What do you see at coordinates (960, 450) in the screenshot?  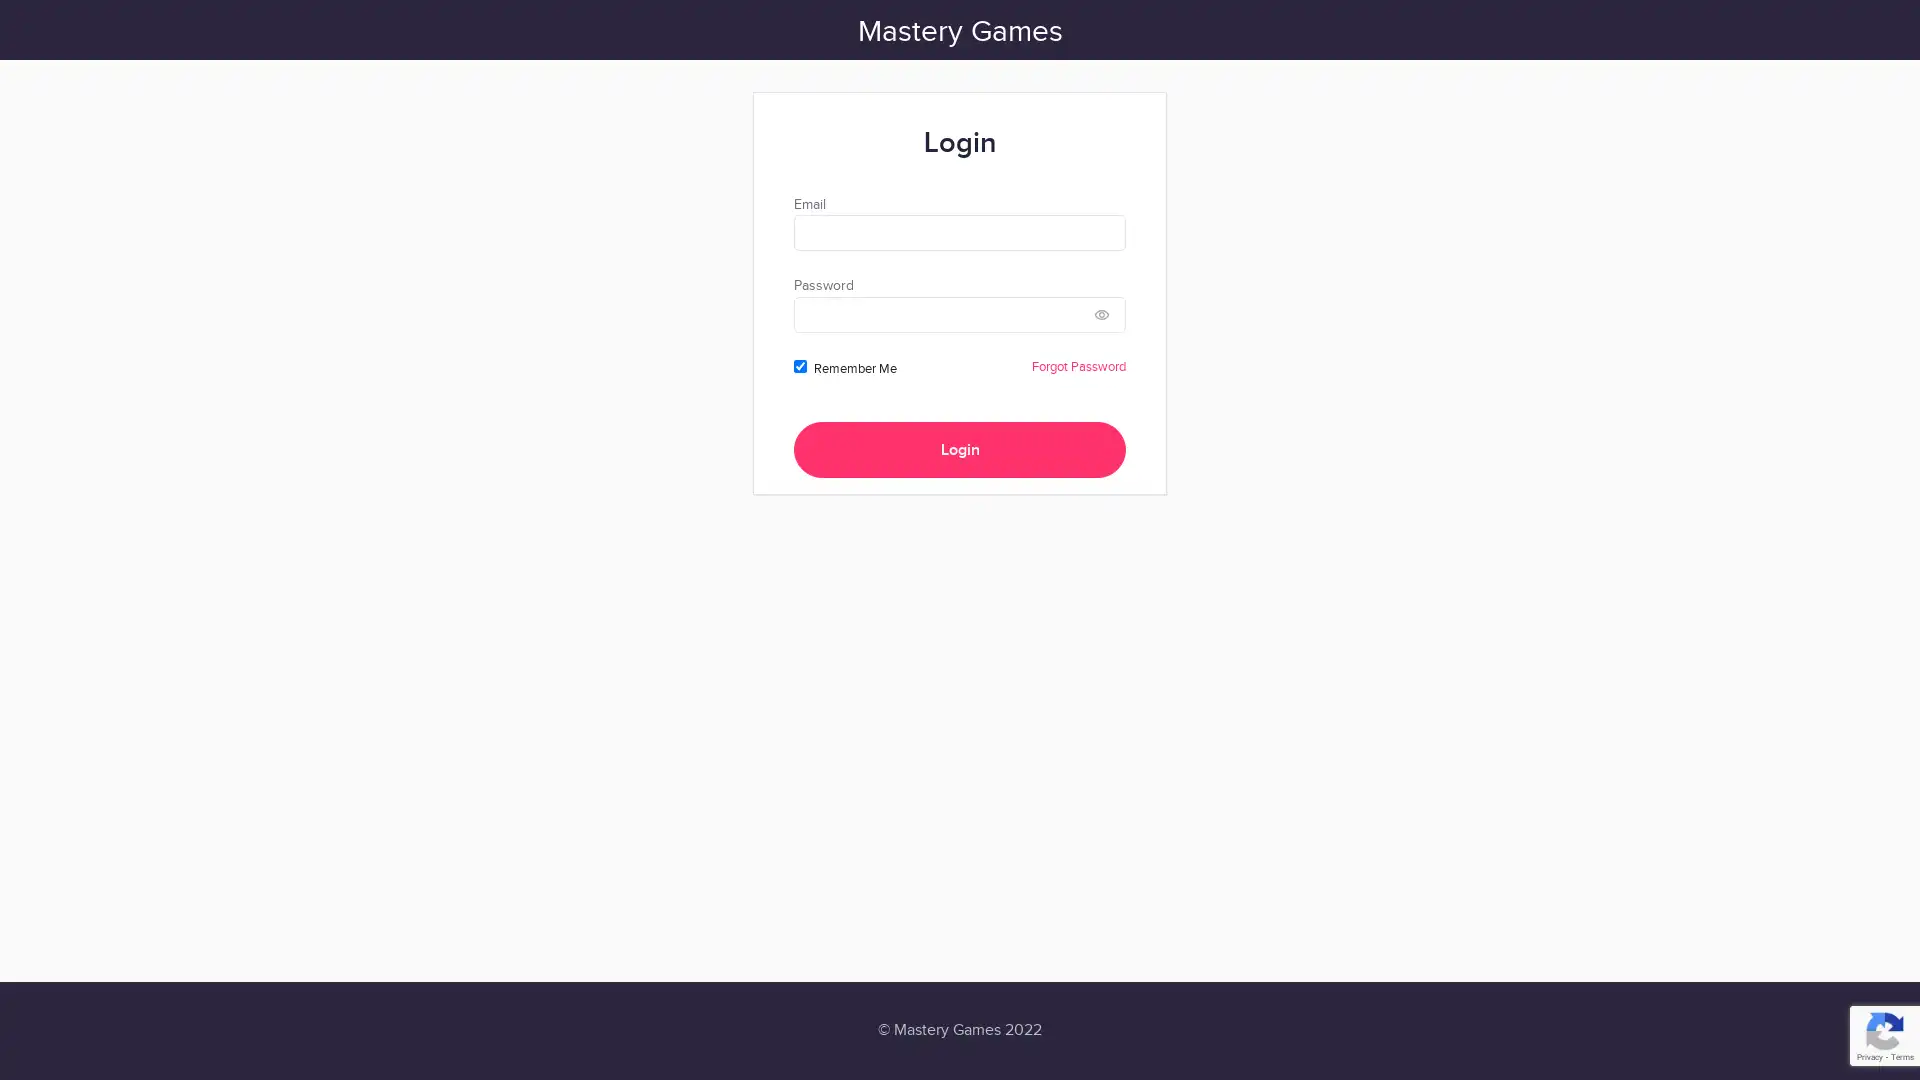 I see `Login` at bounding box center [960, 450].